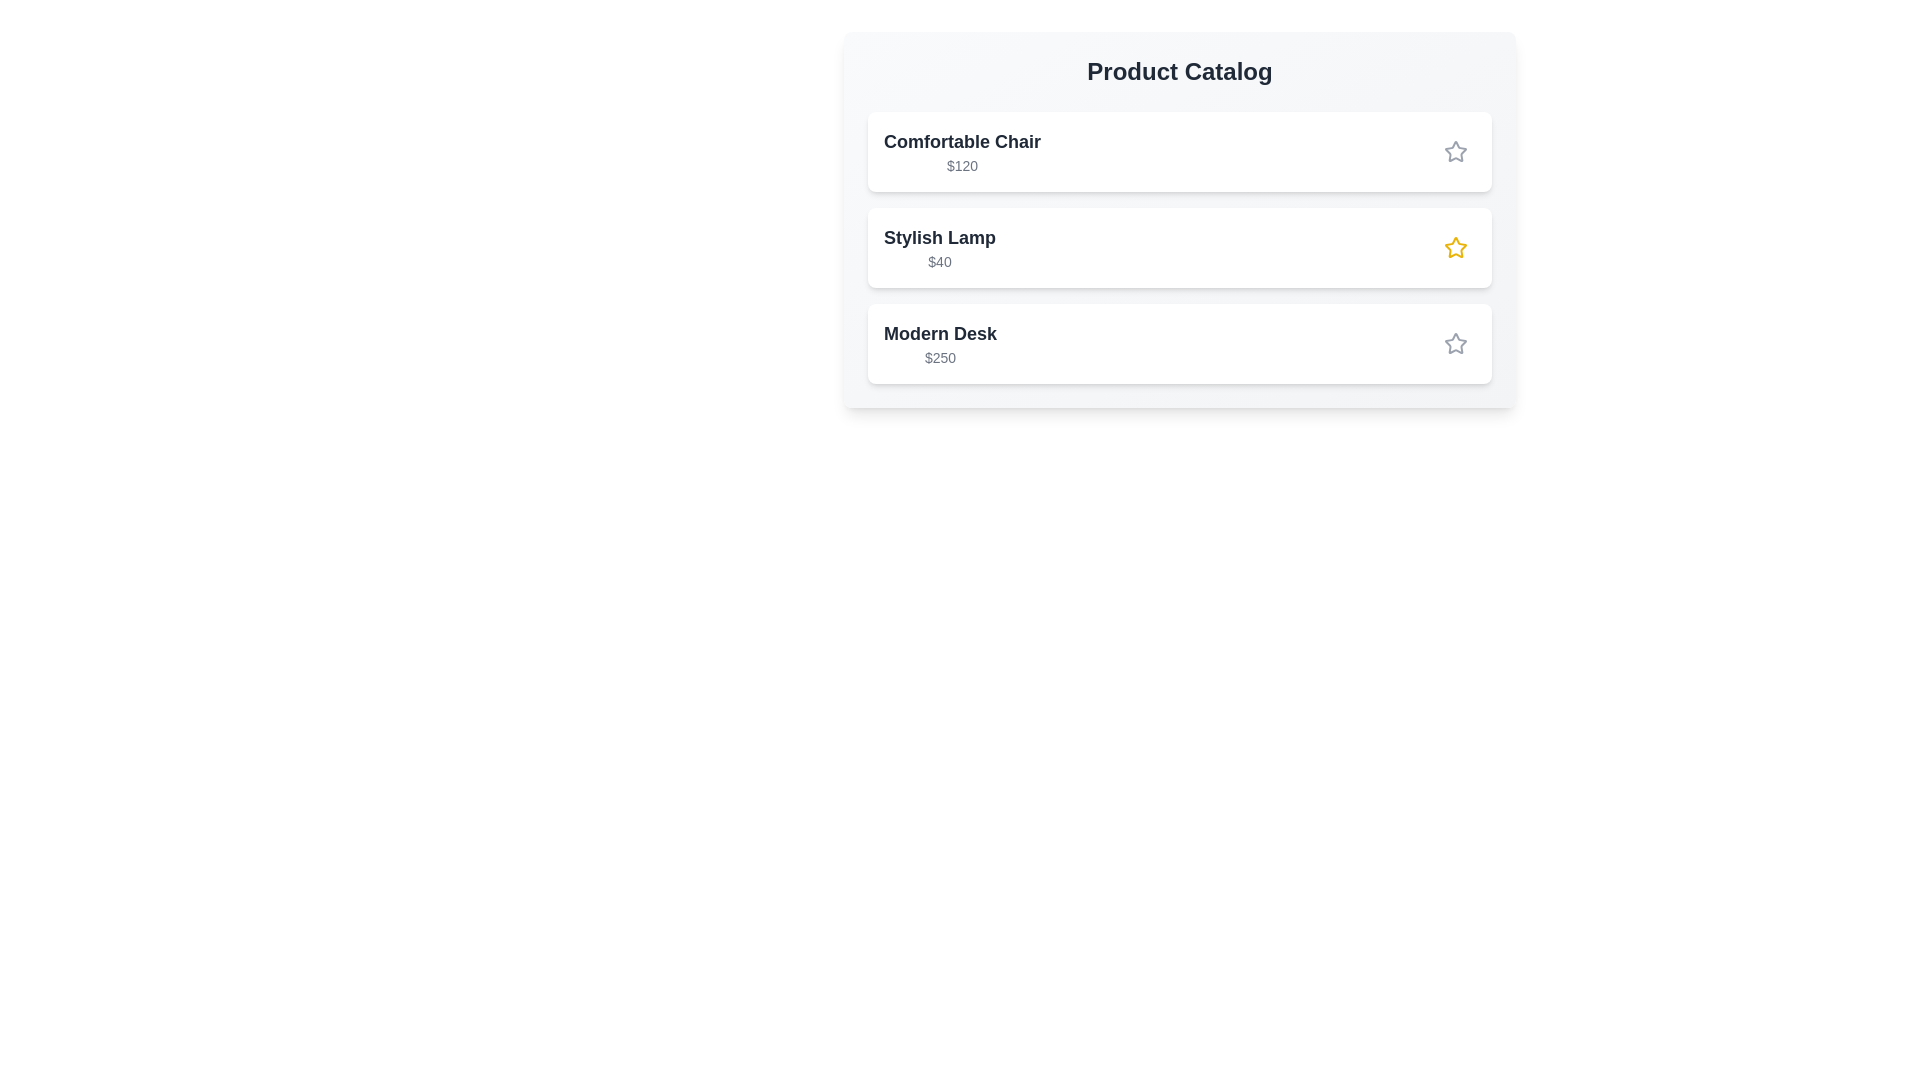 The height and width of the screenshot is (1080, 1920). What do you see at coordinates (1455, 246) in the screenshot?
I see `star icon for the product with name Stylish Lamp to toggle its featured state` at bounding box center [1455, 246].